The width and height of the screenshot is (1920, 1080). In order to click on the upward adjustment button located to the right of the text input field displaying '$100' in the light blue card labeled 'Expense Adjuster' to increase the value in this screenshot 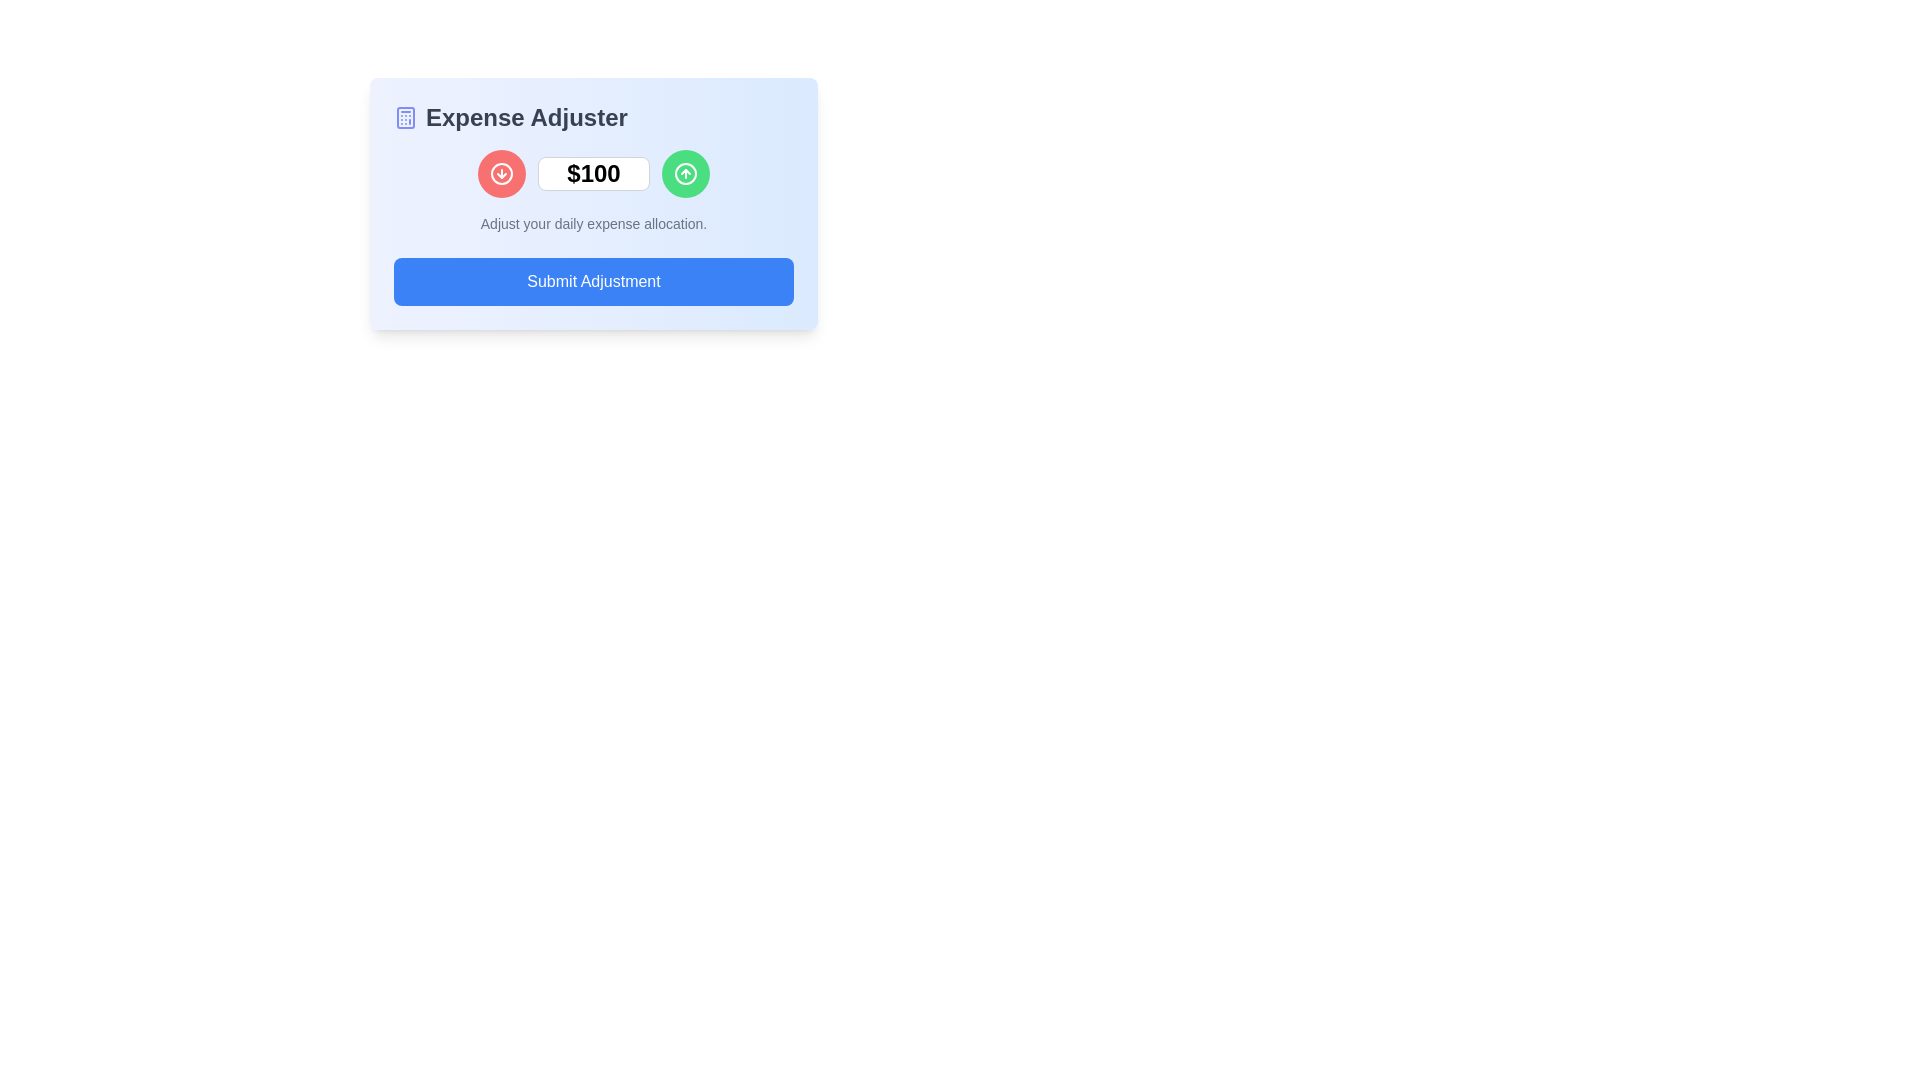, I will do `click(686, 172)`.